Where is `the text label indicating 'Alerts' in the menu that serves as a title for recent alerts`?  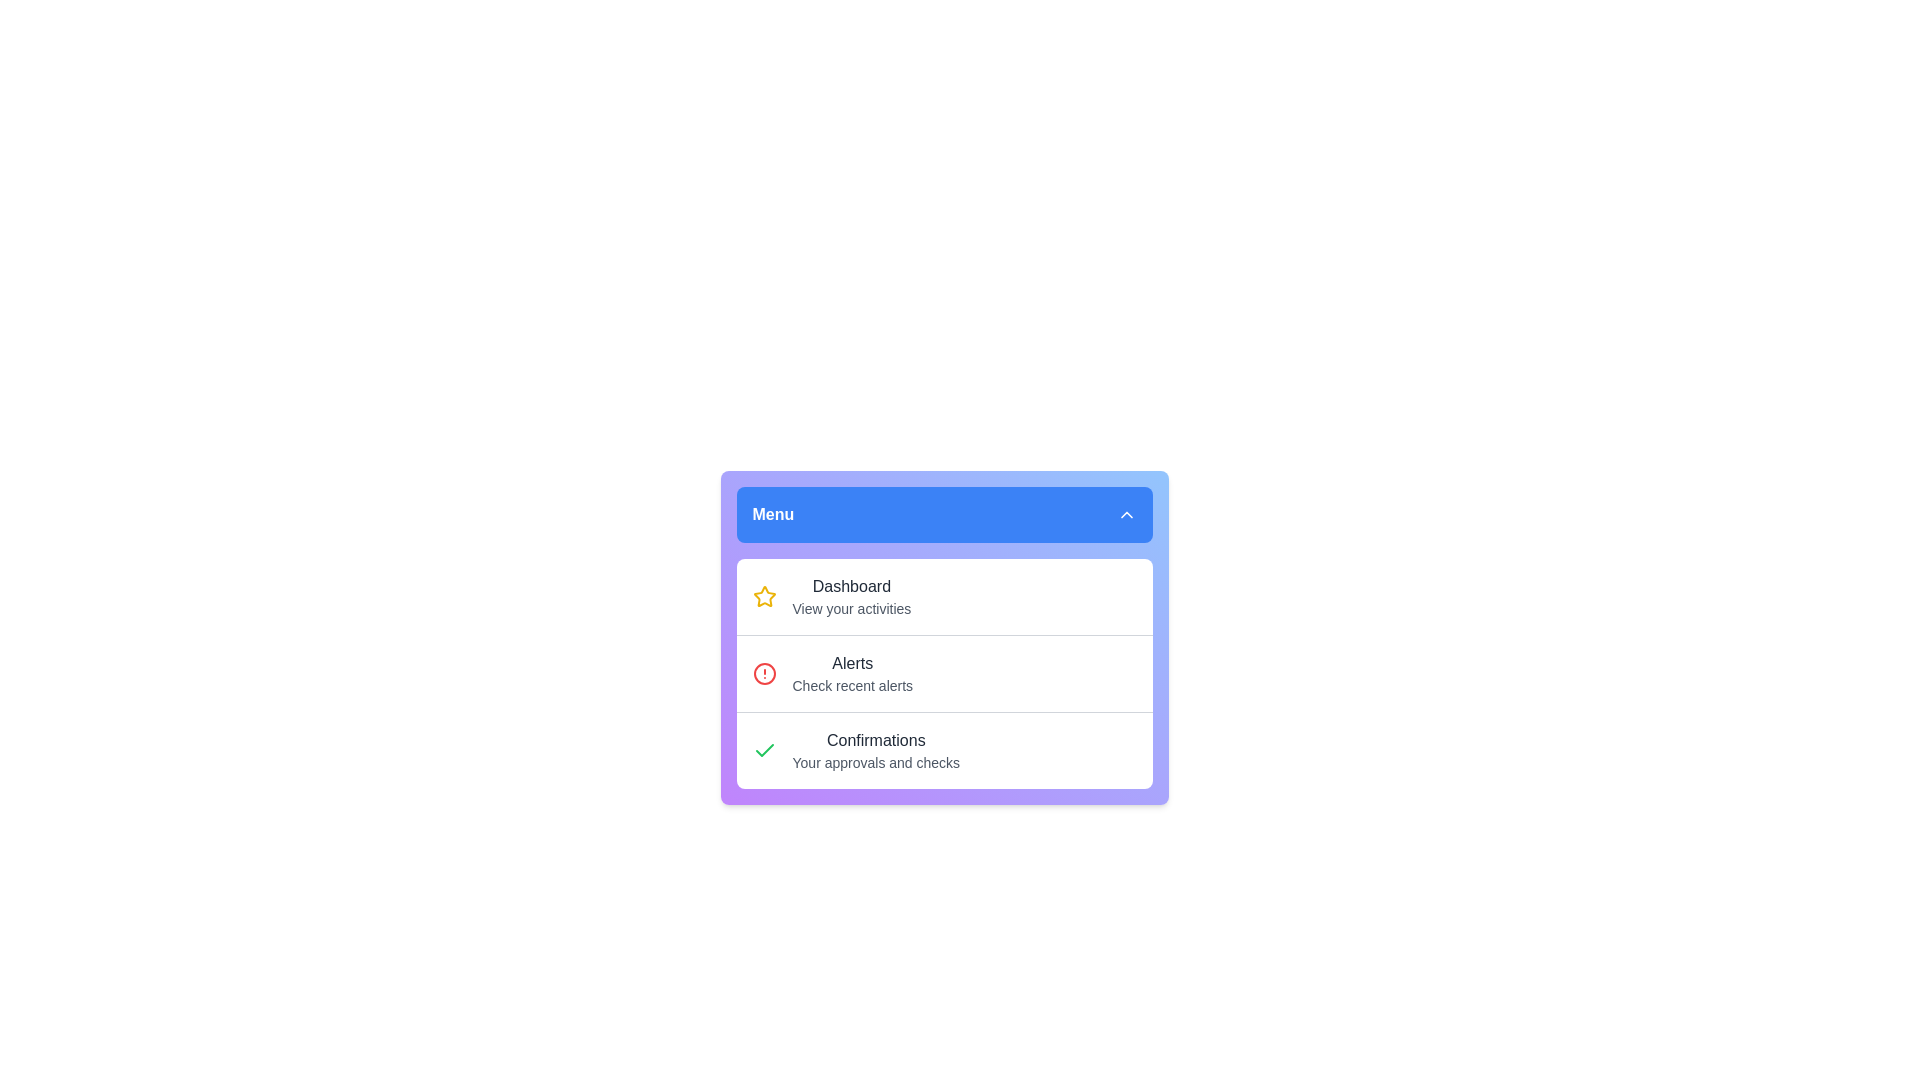 the text label indicating 'Alerts' in the menu that serves as a title for recent alerts is located at coordinates (852, 663).